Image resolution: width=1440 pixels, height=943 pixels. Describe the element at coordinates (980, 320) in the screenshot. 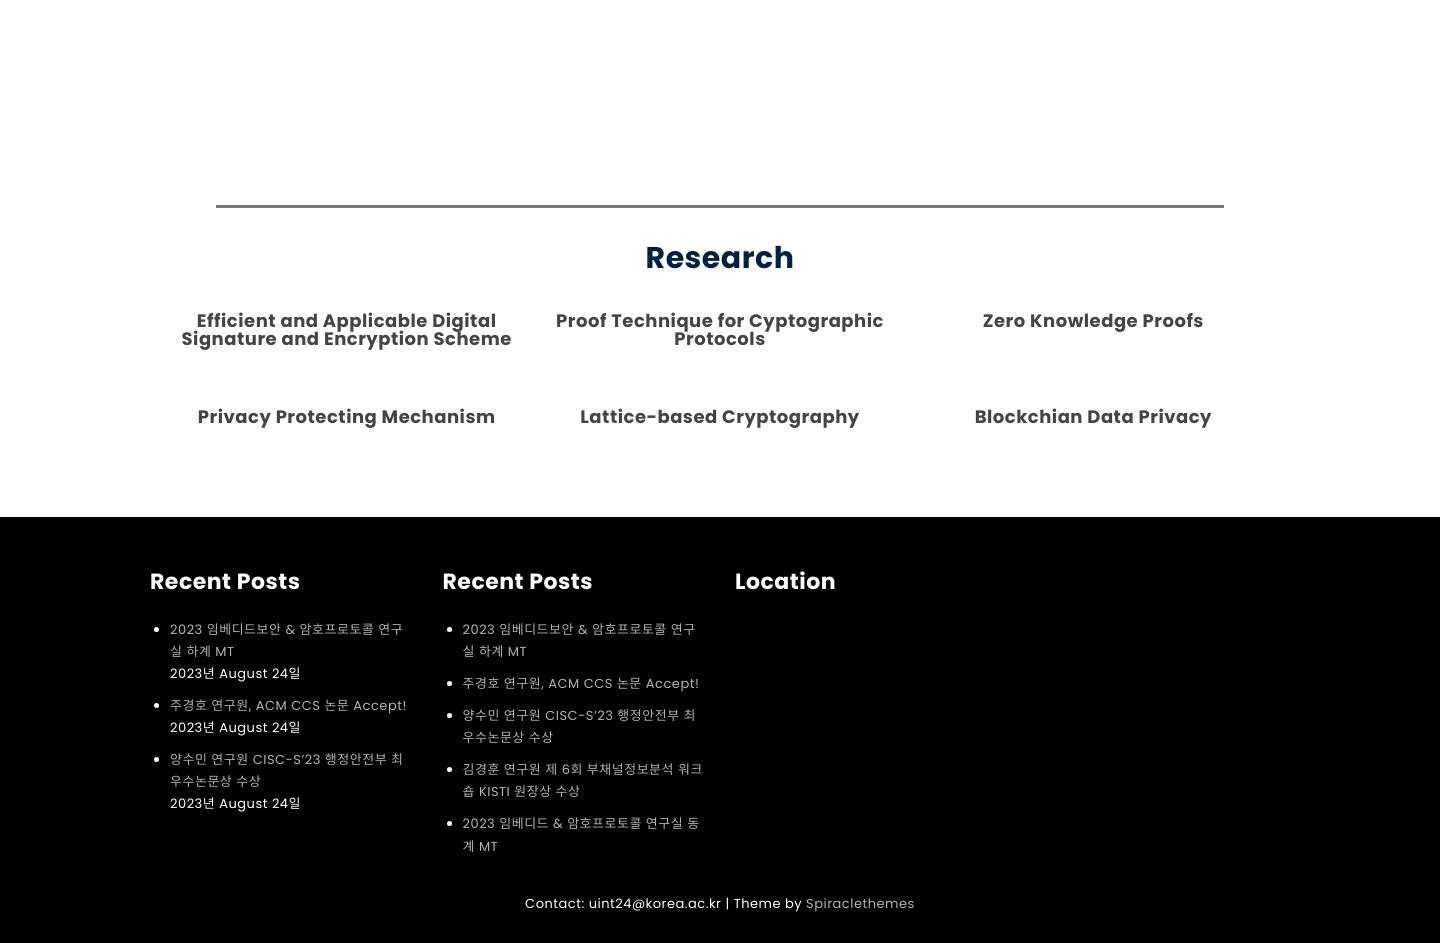

I see `'Zero Knowledge Proofs'` at that location.